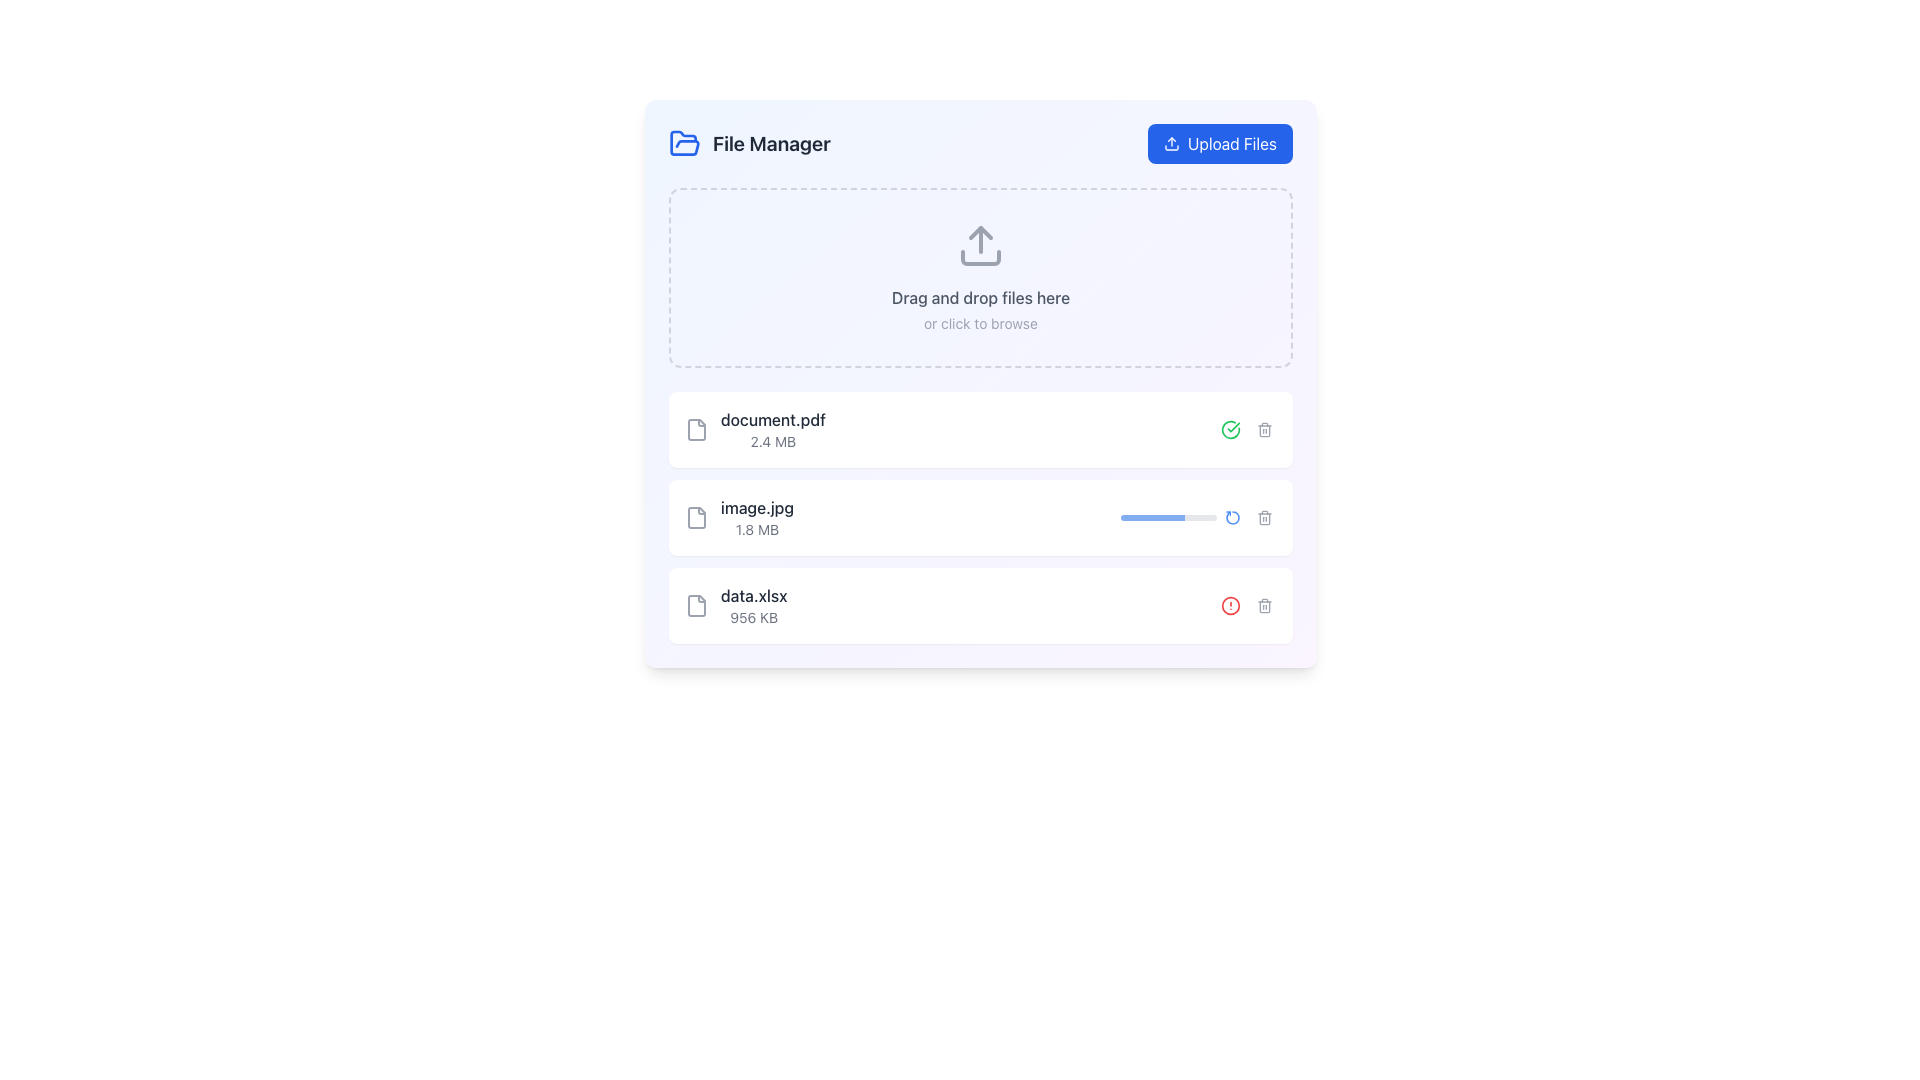 The width and height of the screenshot is (1920, 1080). What do you see at coordinates (756, 507) in the screenshot?
I see `the text label displaying 'image.jpg' which is part of a file entry in the second row of the file list` at bounding box center [756, 507].